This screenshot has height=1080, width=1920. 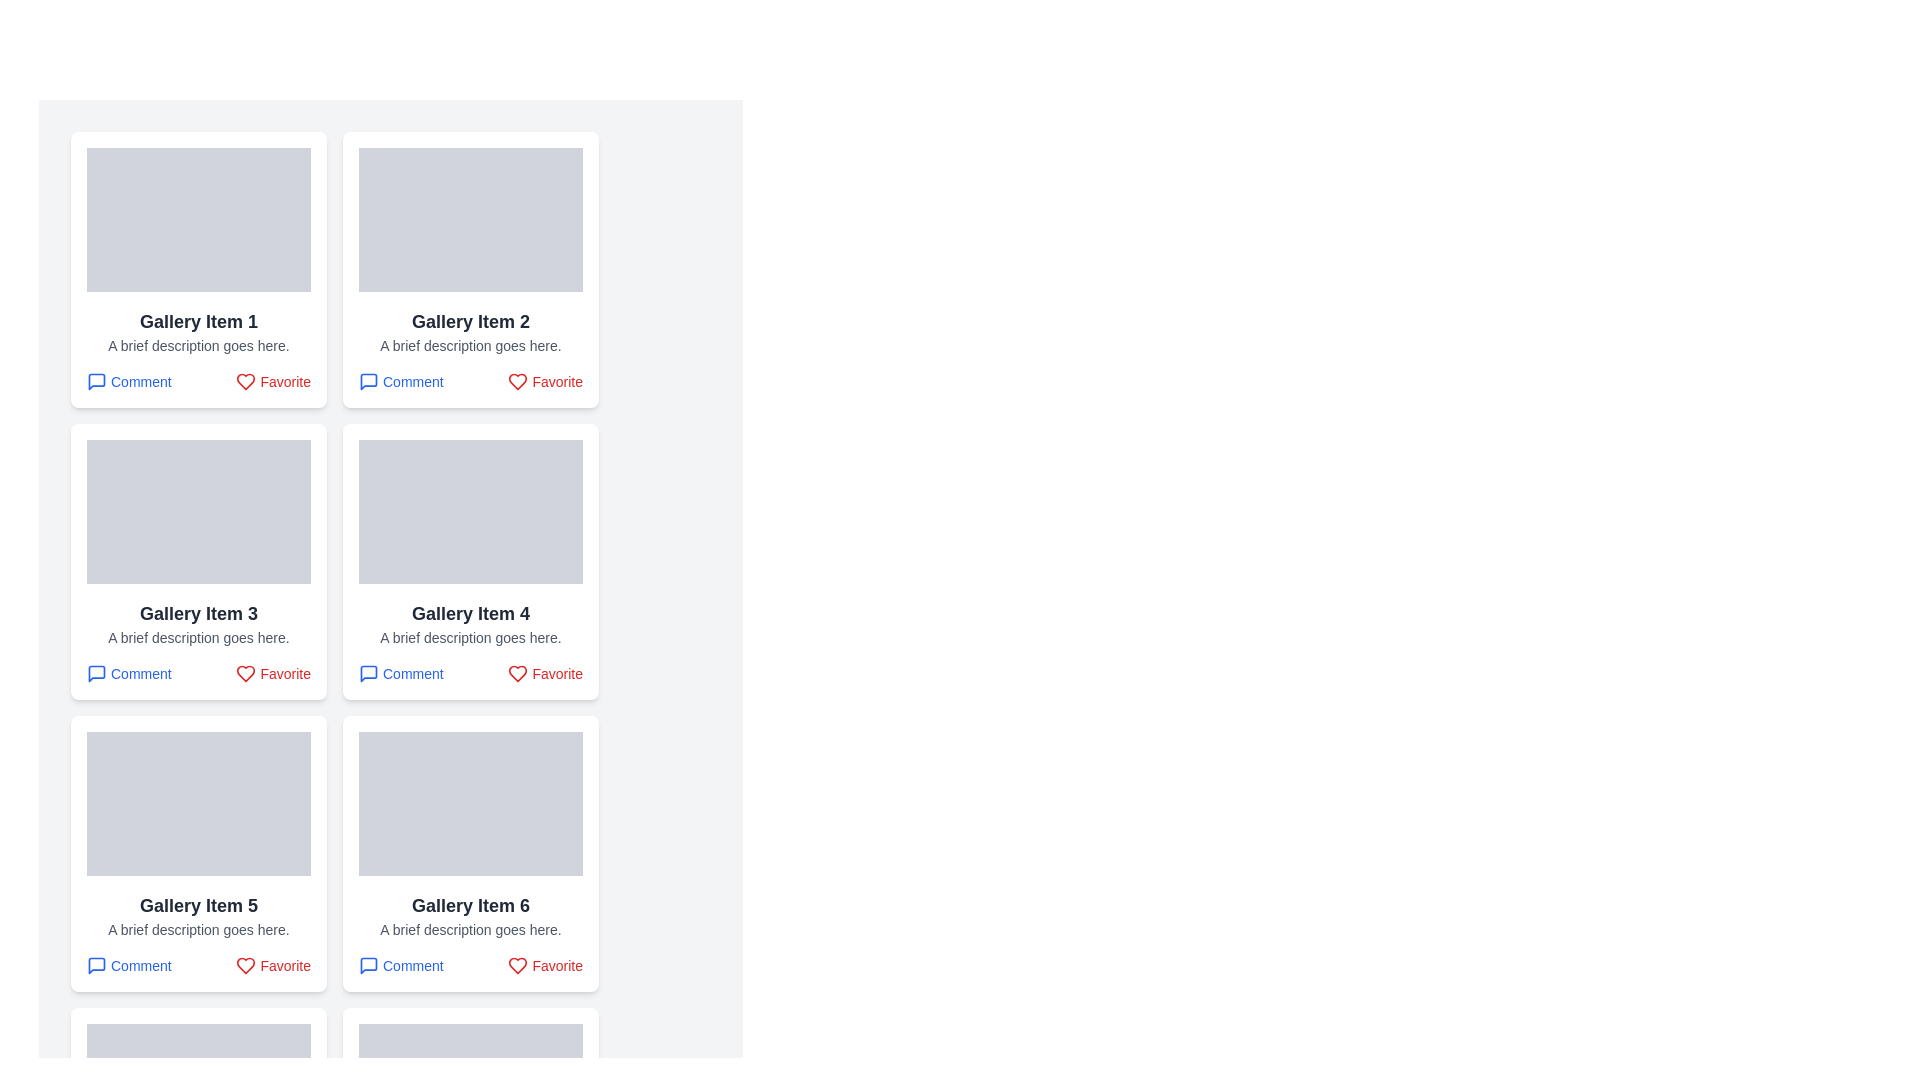 I want to click on the comment icon located at the bottom of the sixth gallery card in the grid layout, which is horizontally adjacent to the 'Favorite' icon, so click(x=369, y=964).